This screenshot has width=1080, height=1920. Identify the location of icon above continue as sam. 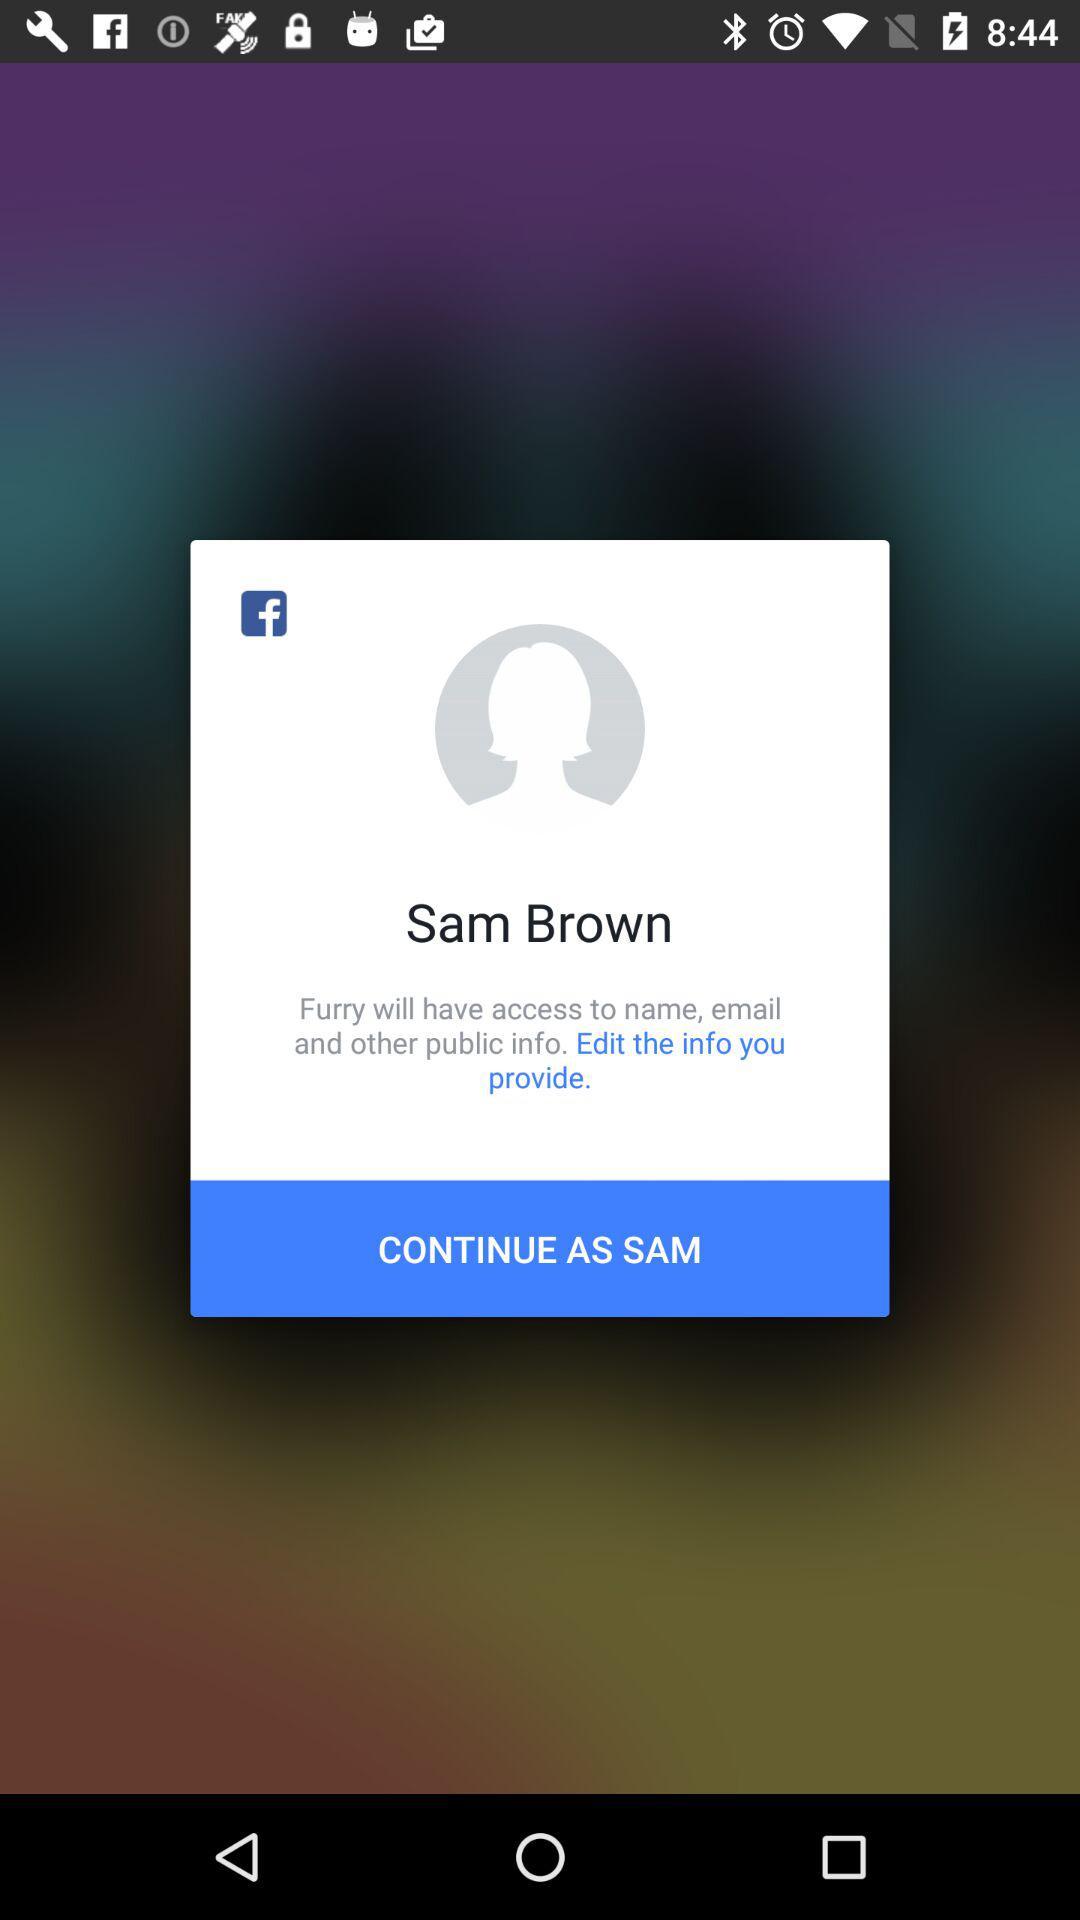
(540, 1041).